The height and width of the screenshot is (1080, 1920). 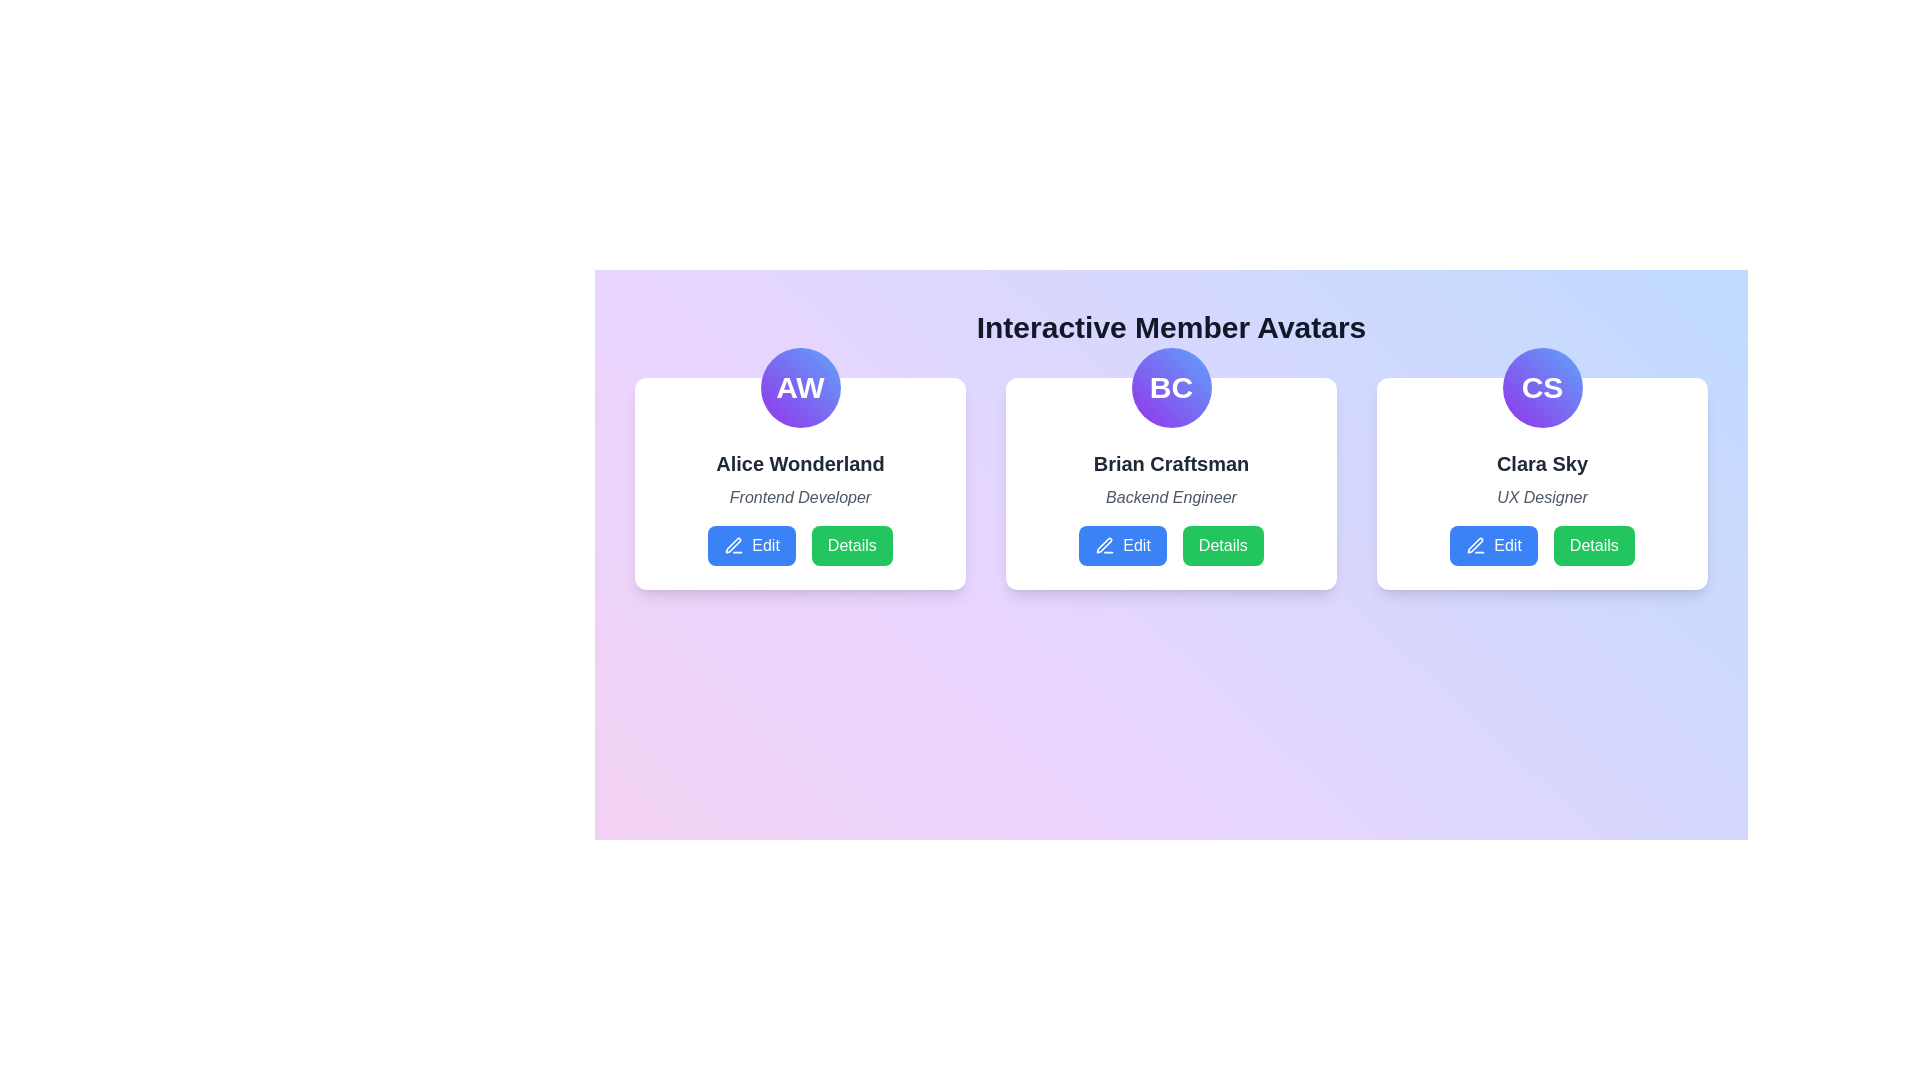 I want to click on the blue pen icon within the 'Edit' button on the card for 'Alice Wonderland', so click(x=732, y=545).